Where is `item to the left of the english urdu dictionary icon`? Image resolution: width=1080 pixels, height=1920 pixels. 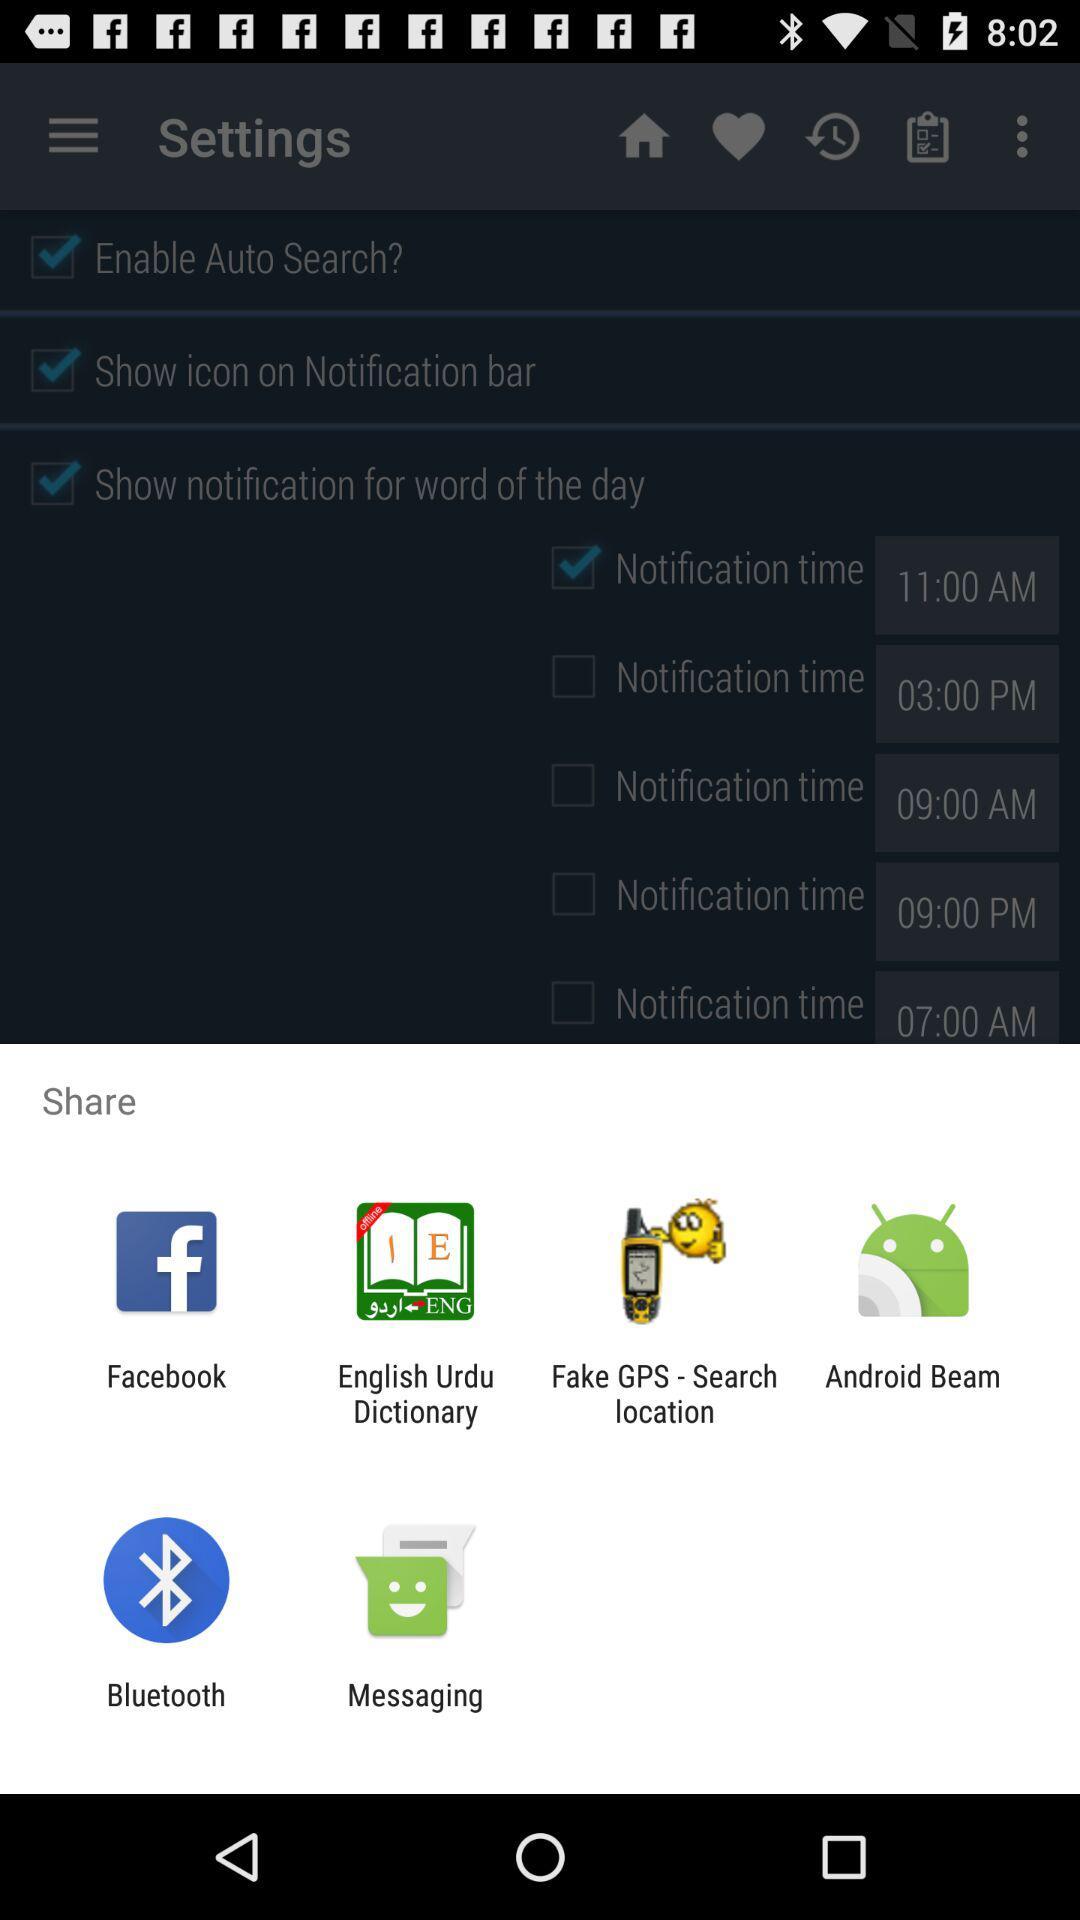 item to the left of the english urdu dictionary icon is located at coordinates (165, 1392).